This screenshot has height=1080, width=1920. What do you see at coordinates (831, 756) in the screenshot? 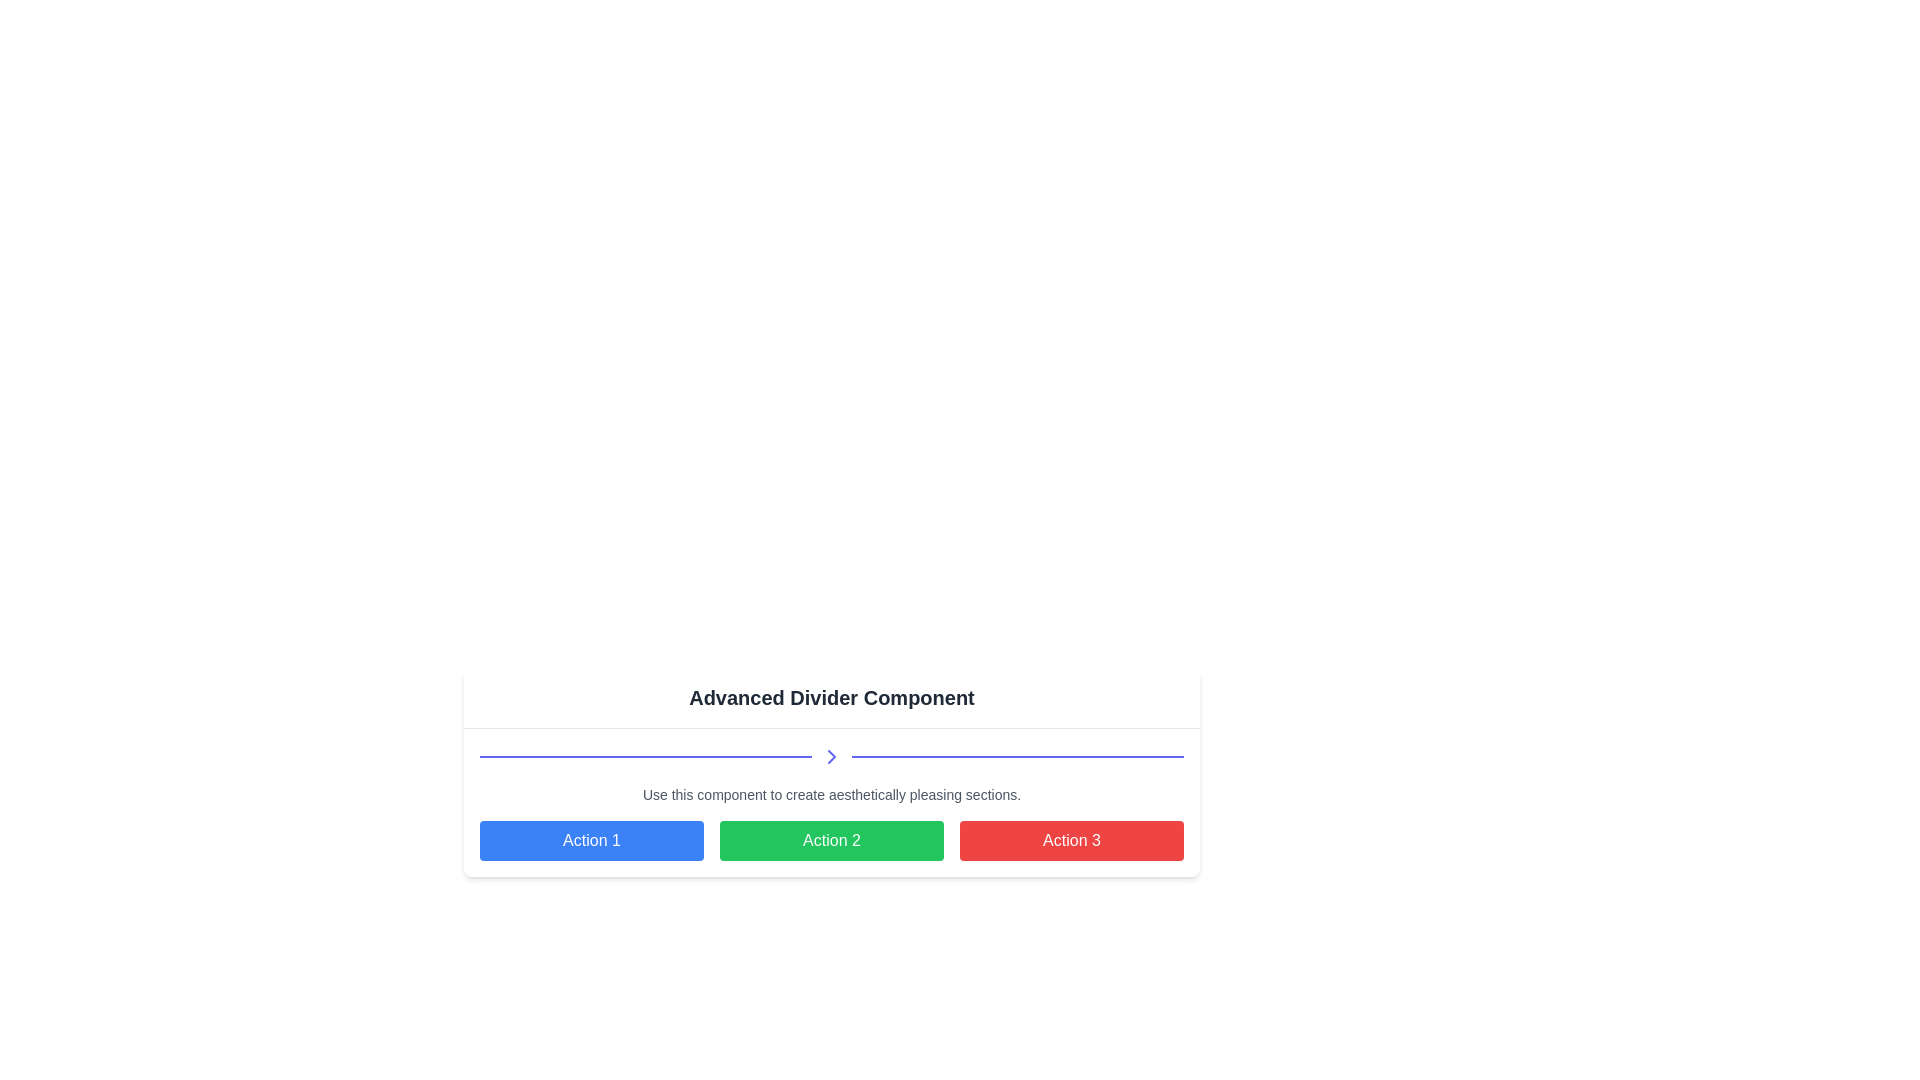
I see `the horizontal divider element with a chevron icon, which is indigo in color and centrally positioned below the heading 'Advanced Divider Component'` at bounding box center [831, 756].